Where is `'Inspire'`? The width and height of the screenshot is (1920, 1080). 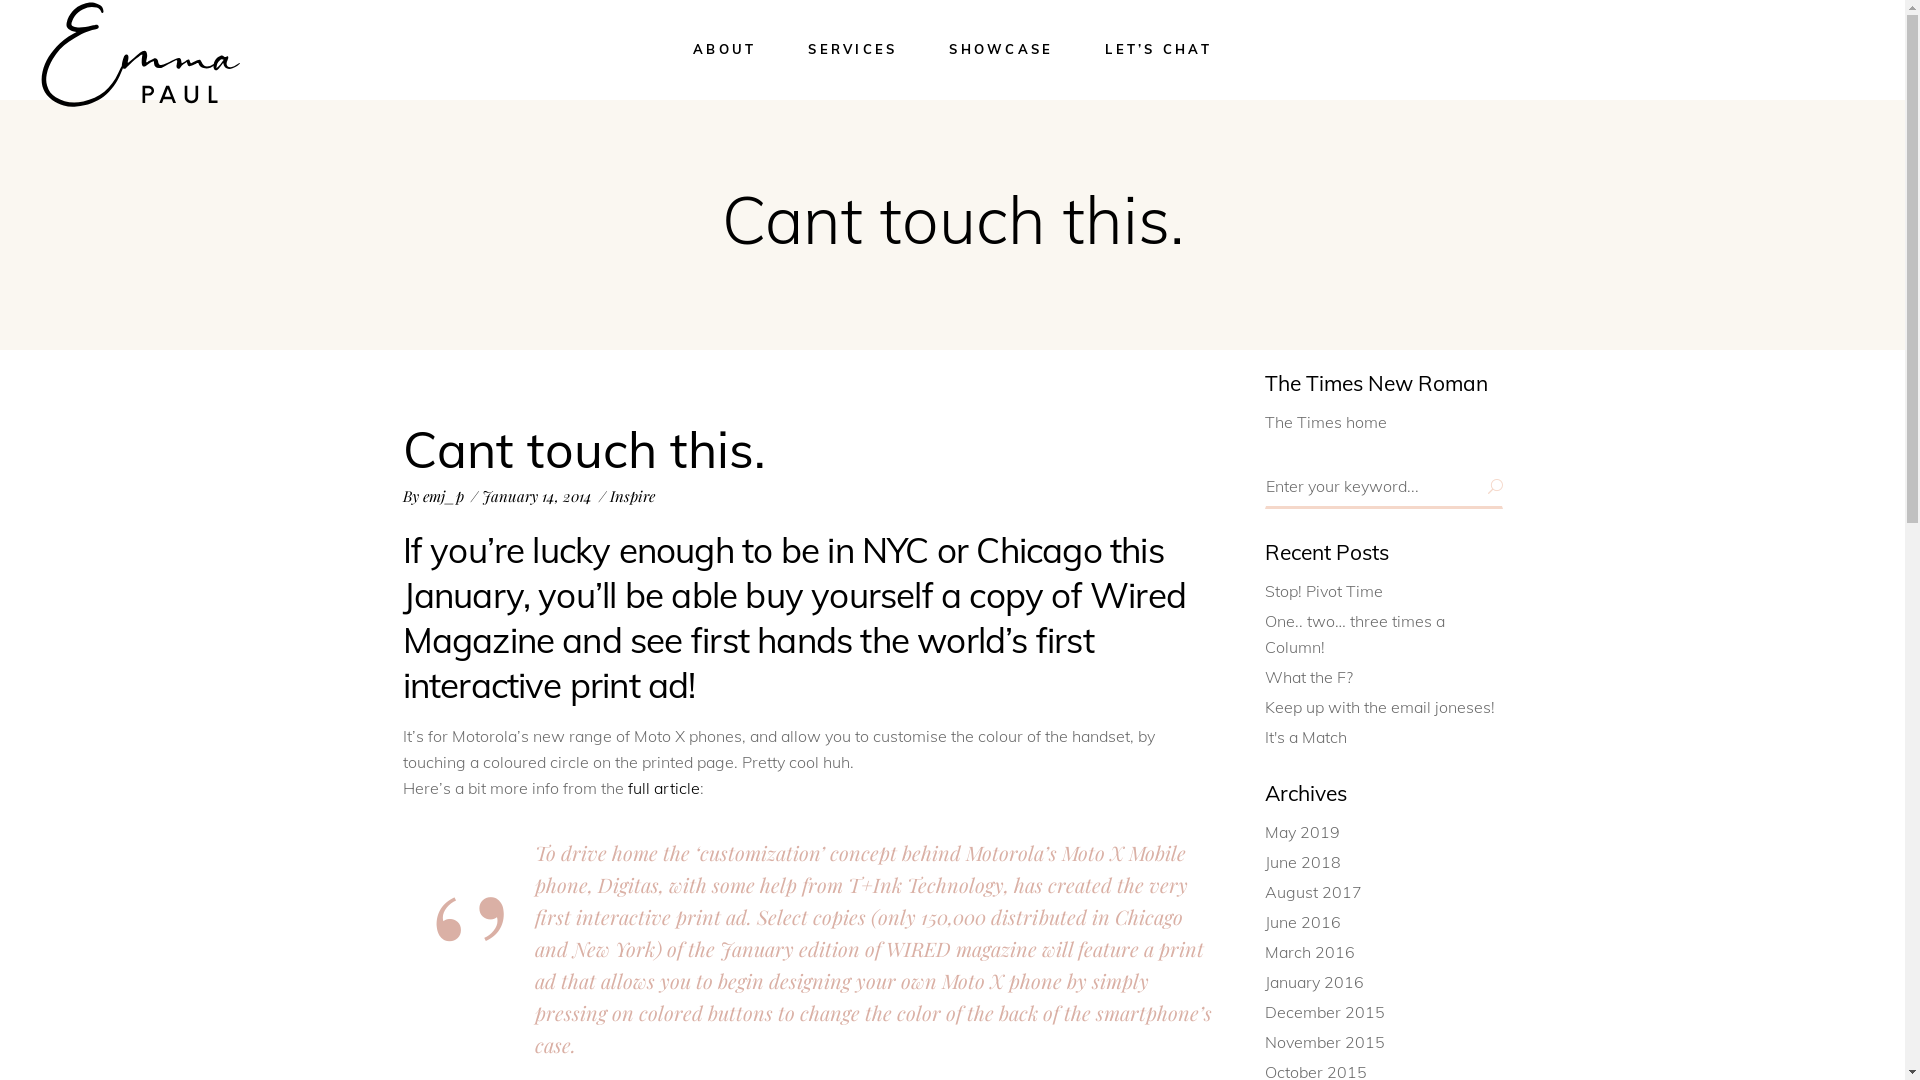 'Inspire' is located at coordinates (631, 495).